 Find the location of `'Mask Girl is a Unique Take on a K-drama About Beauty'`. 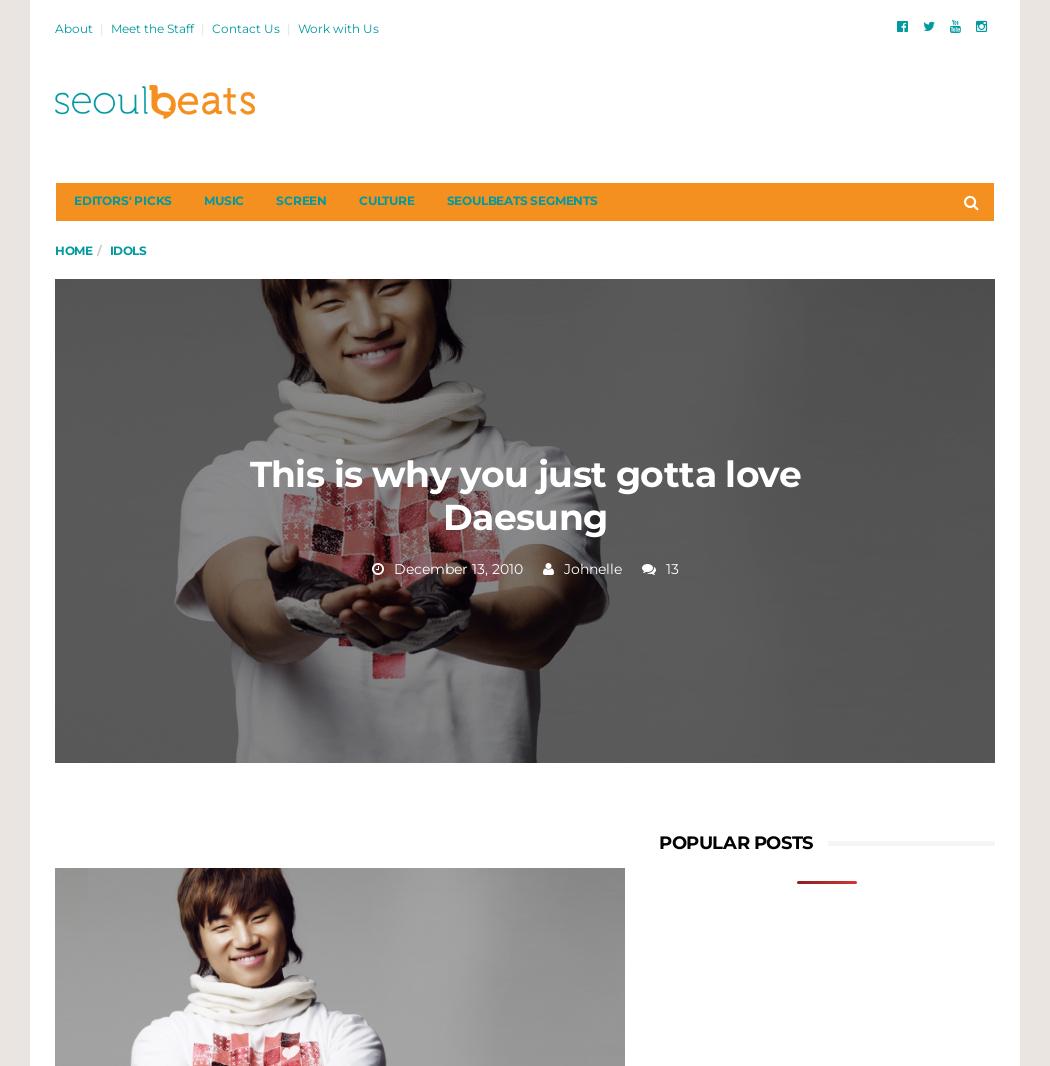

'Mask Girl is a Unique Take on a K-drama About Beauty' is located at coordinates (404, 415).